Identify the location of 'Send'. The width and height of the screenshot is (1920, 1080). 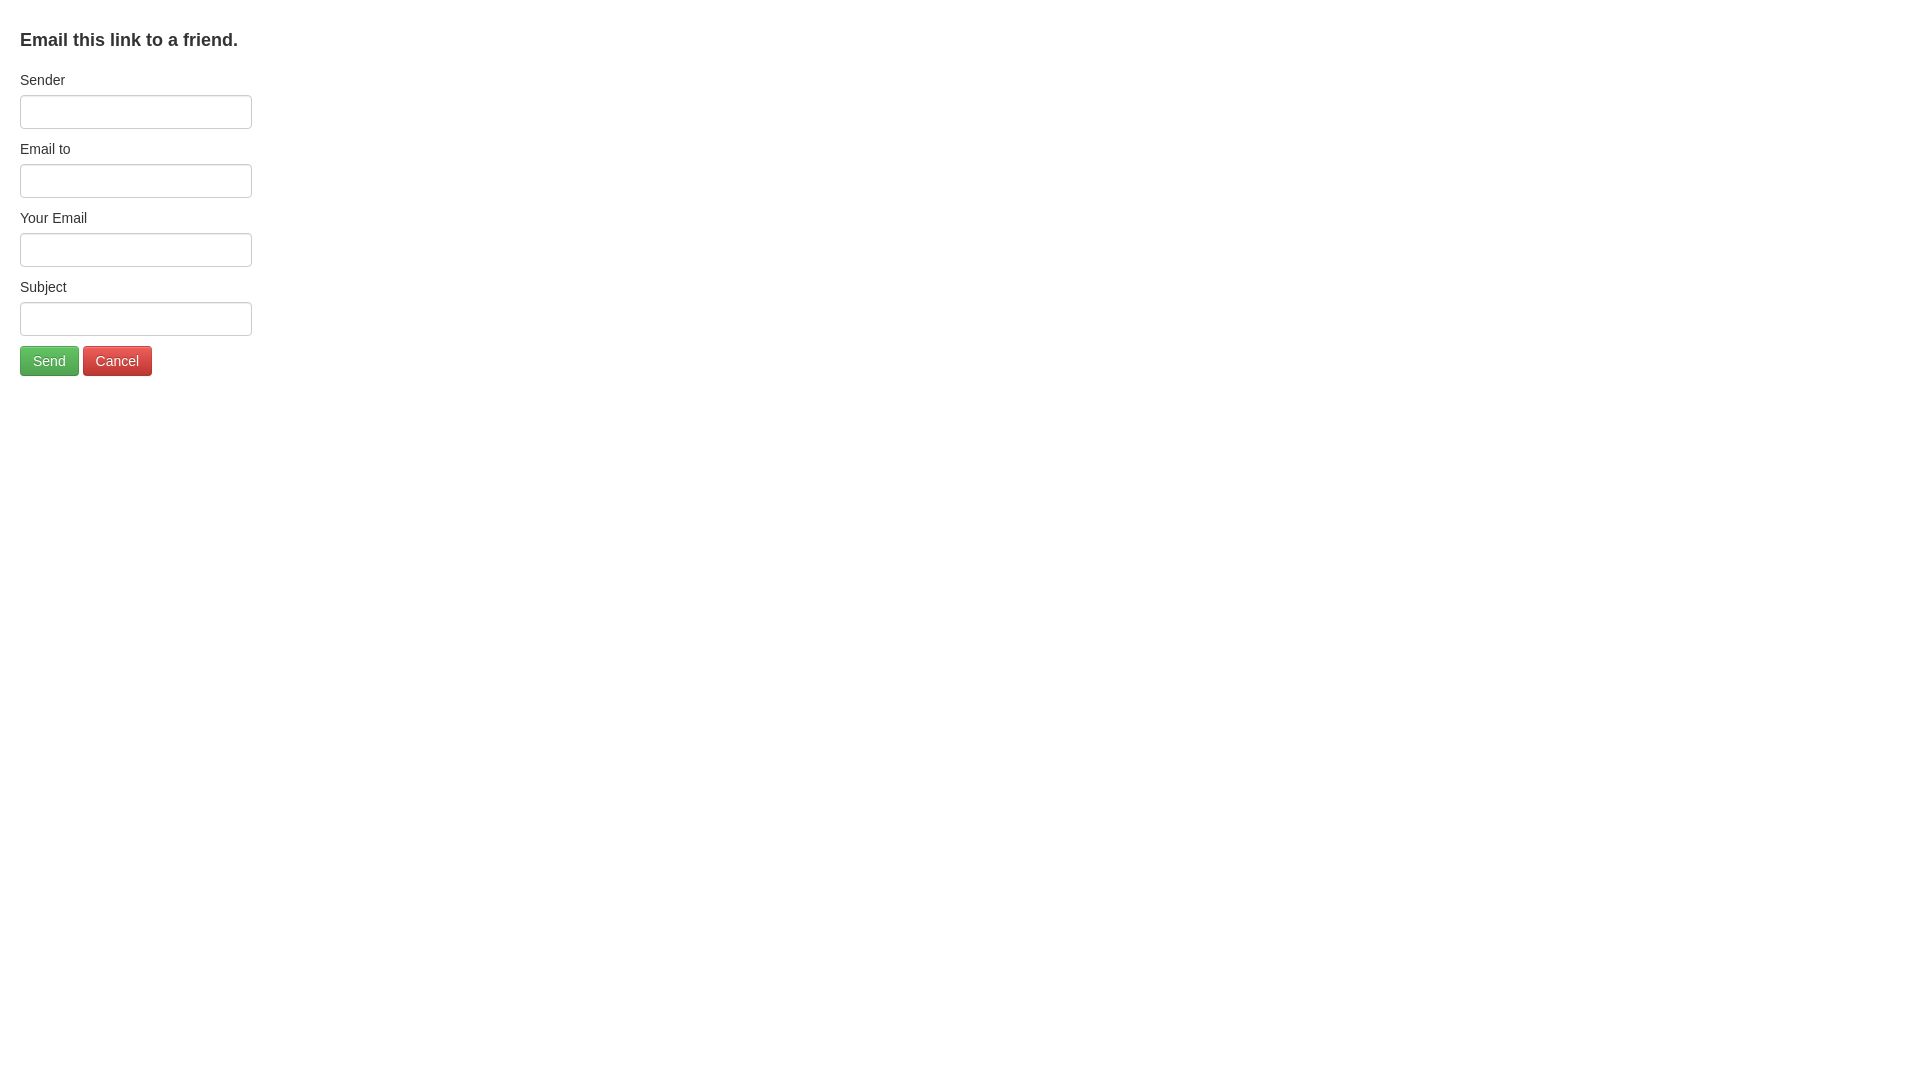
(49, 361).